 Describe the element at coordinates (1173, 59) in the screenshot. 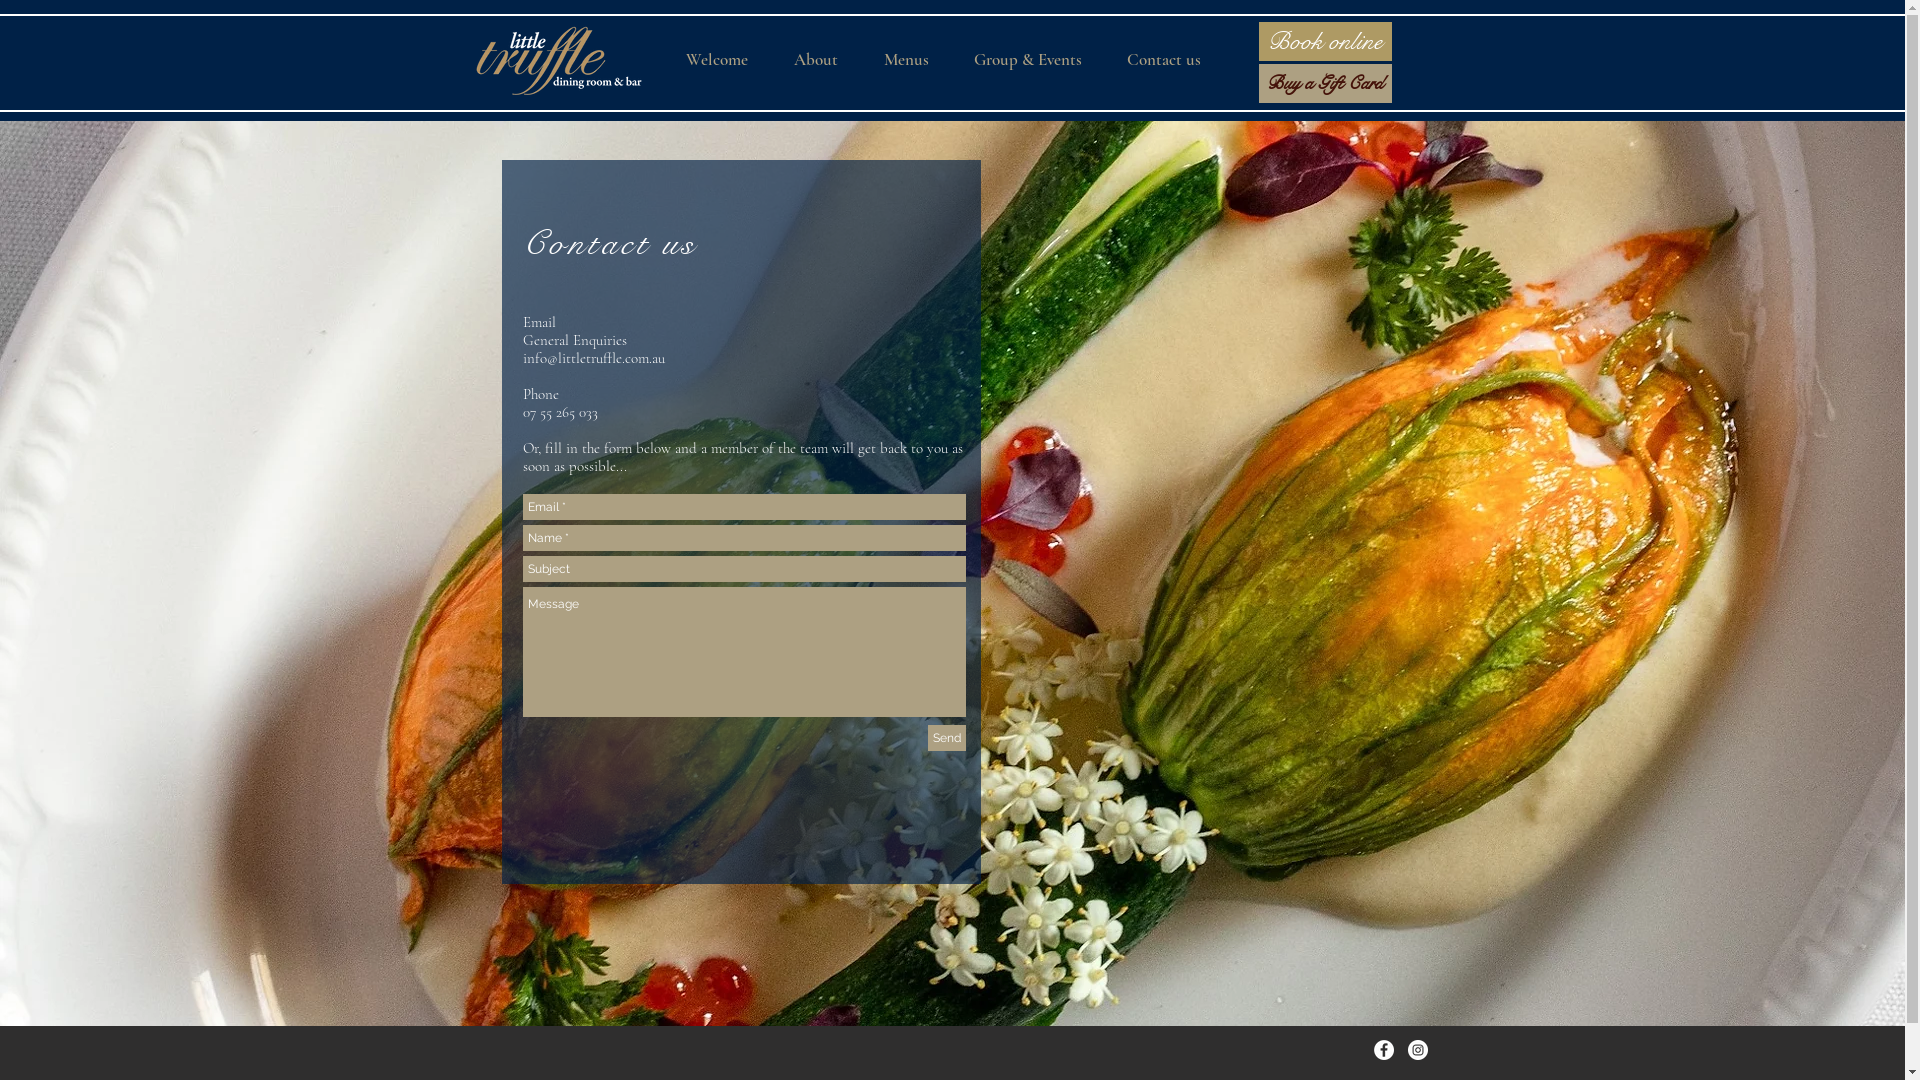

I see `'Contact us'` at that location.